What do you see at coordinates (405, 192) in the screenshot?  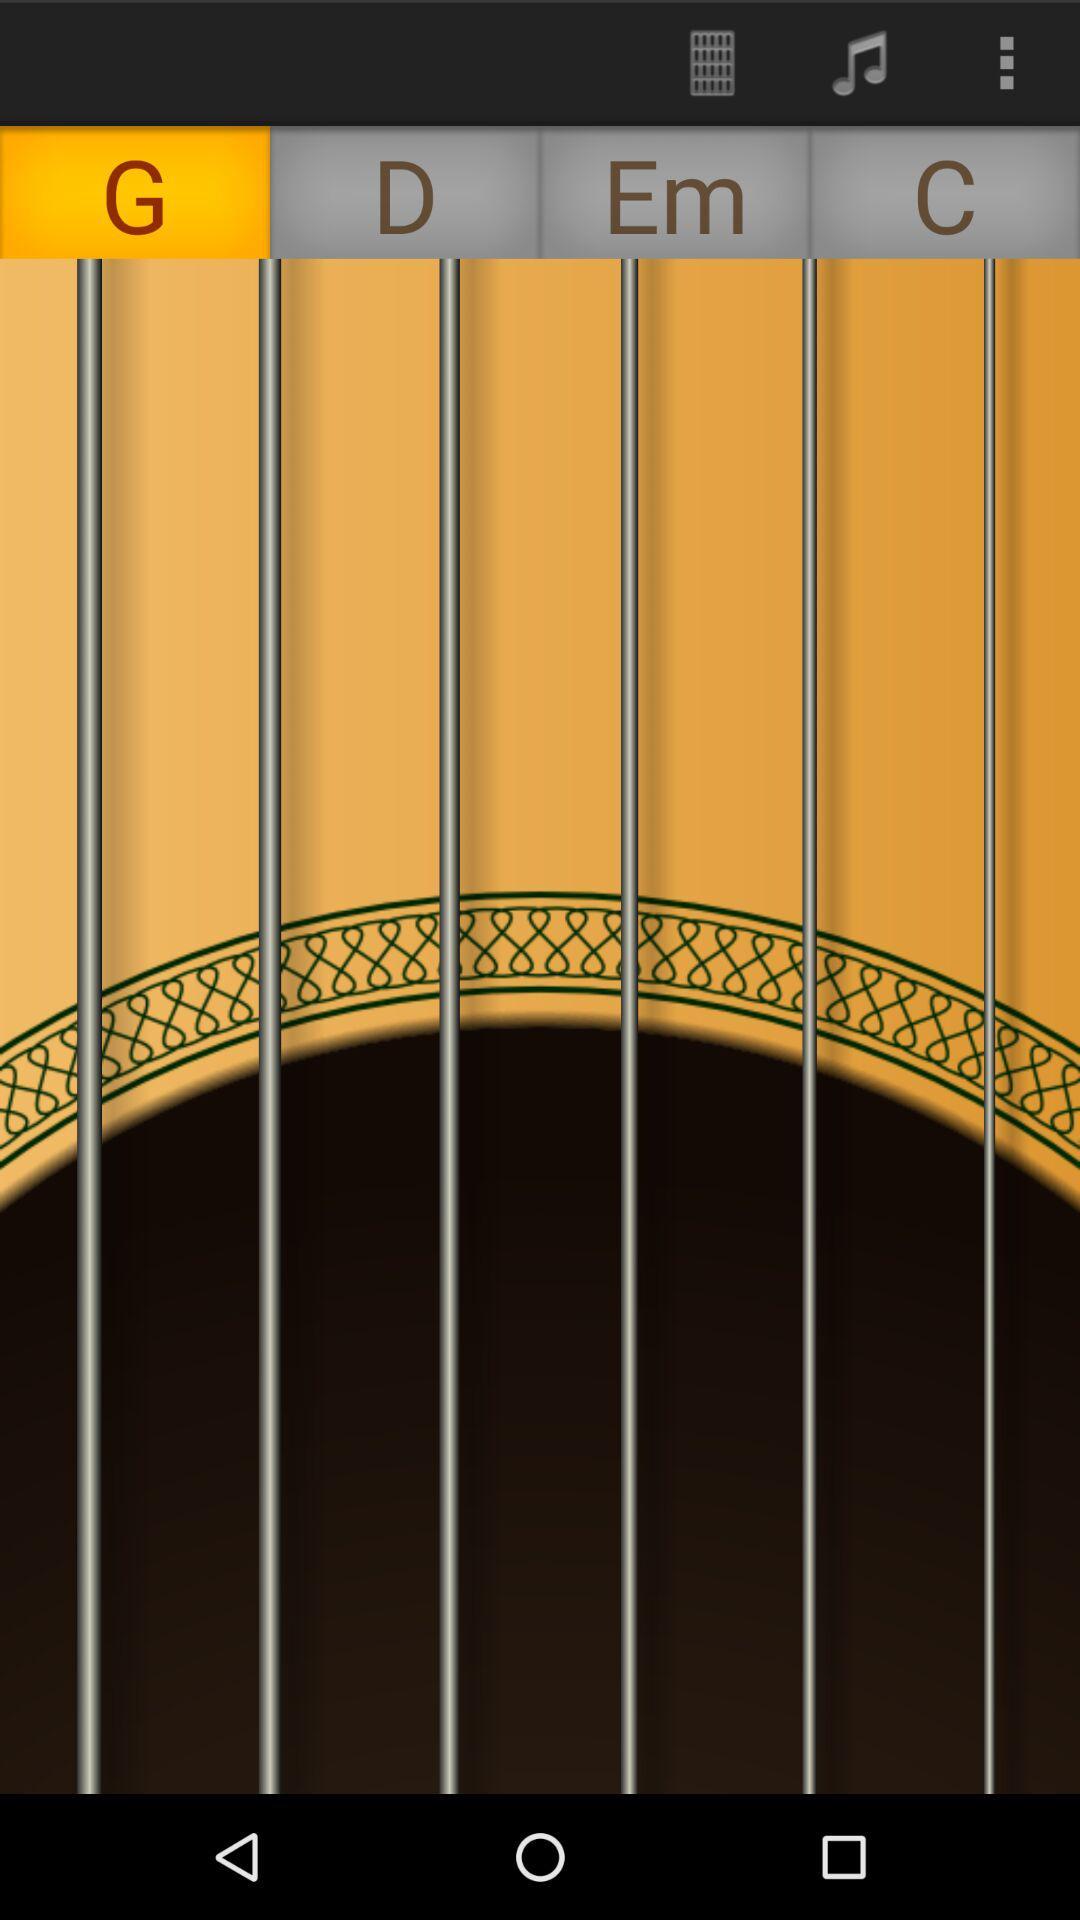 I see `the item to the right of g` at bounding box center [405, 192].